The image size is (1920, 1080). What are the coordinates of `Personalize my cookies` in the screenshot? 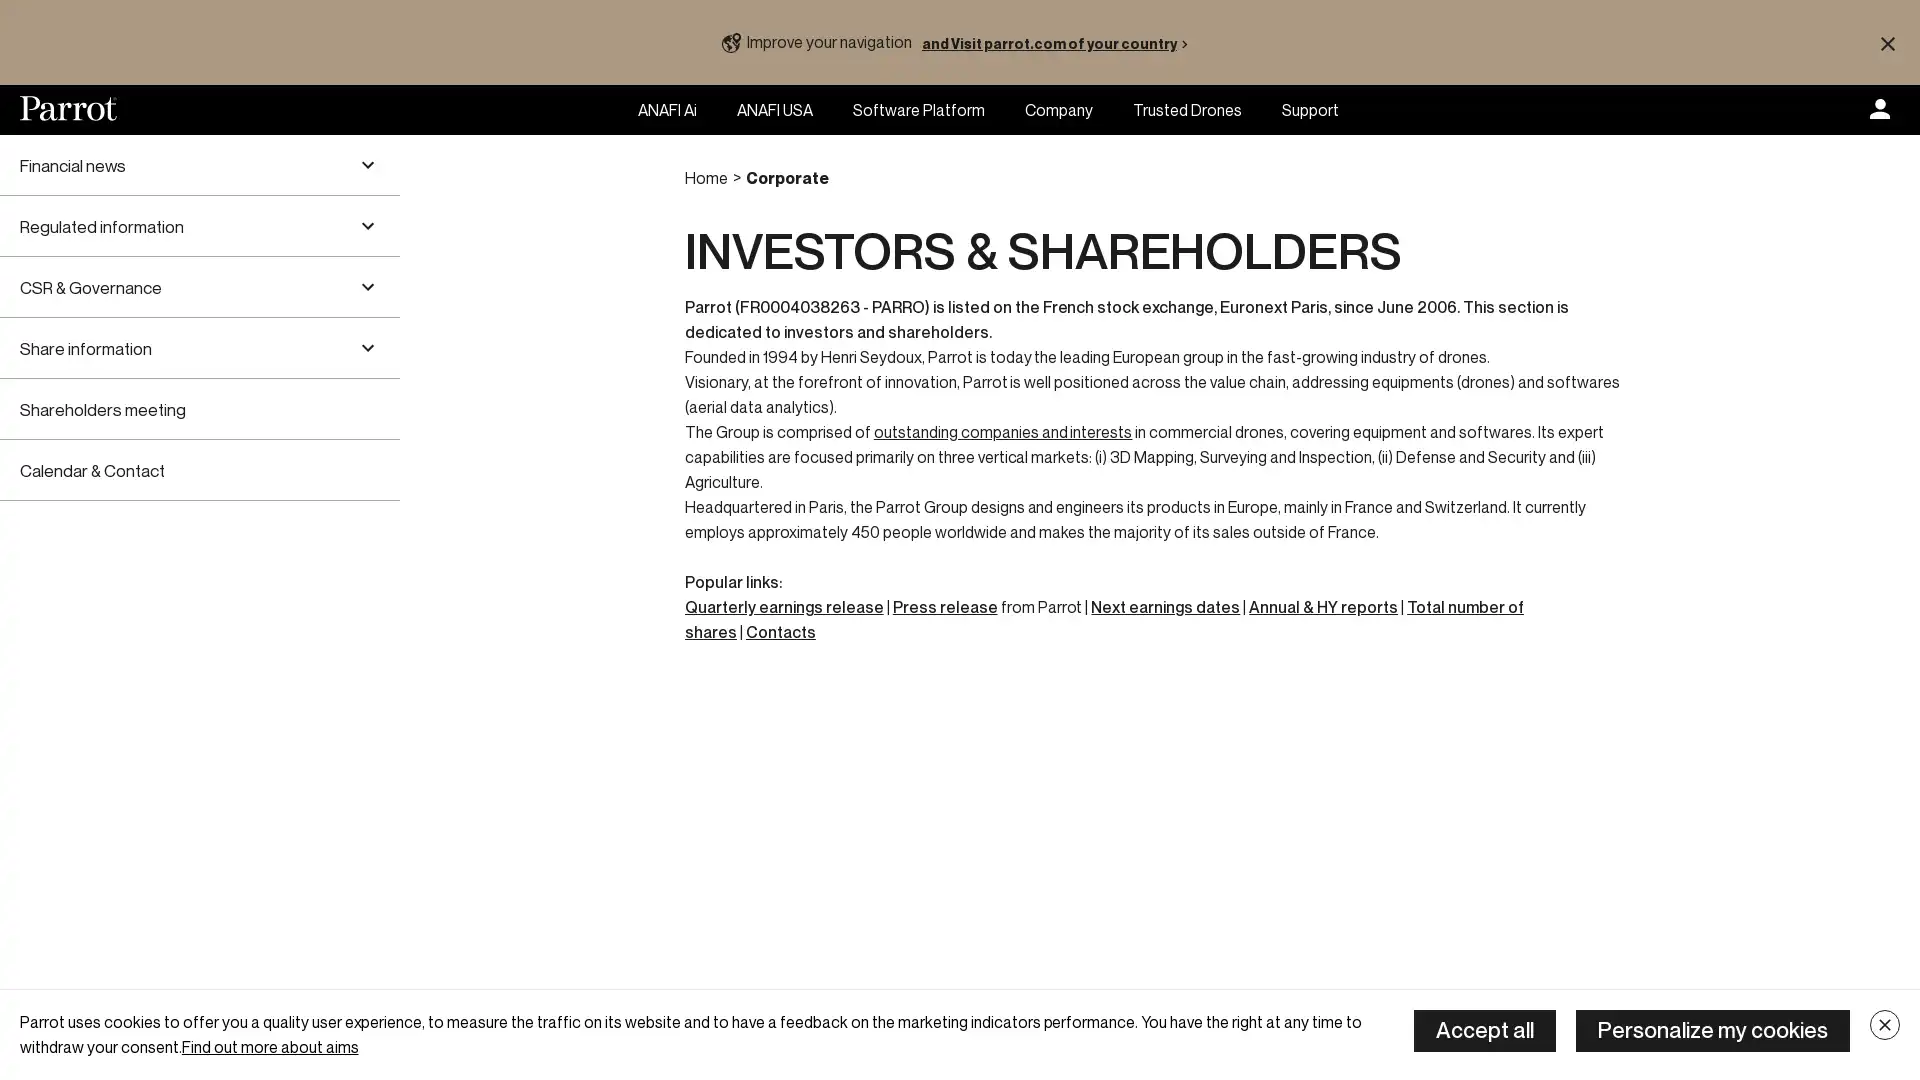 It's located at (1712, 1030).